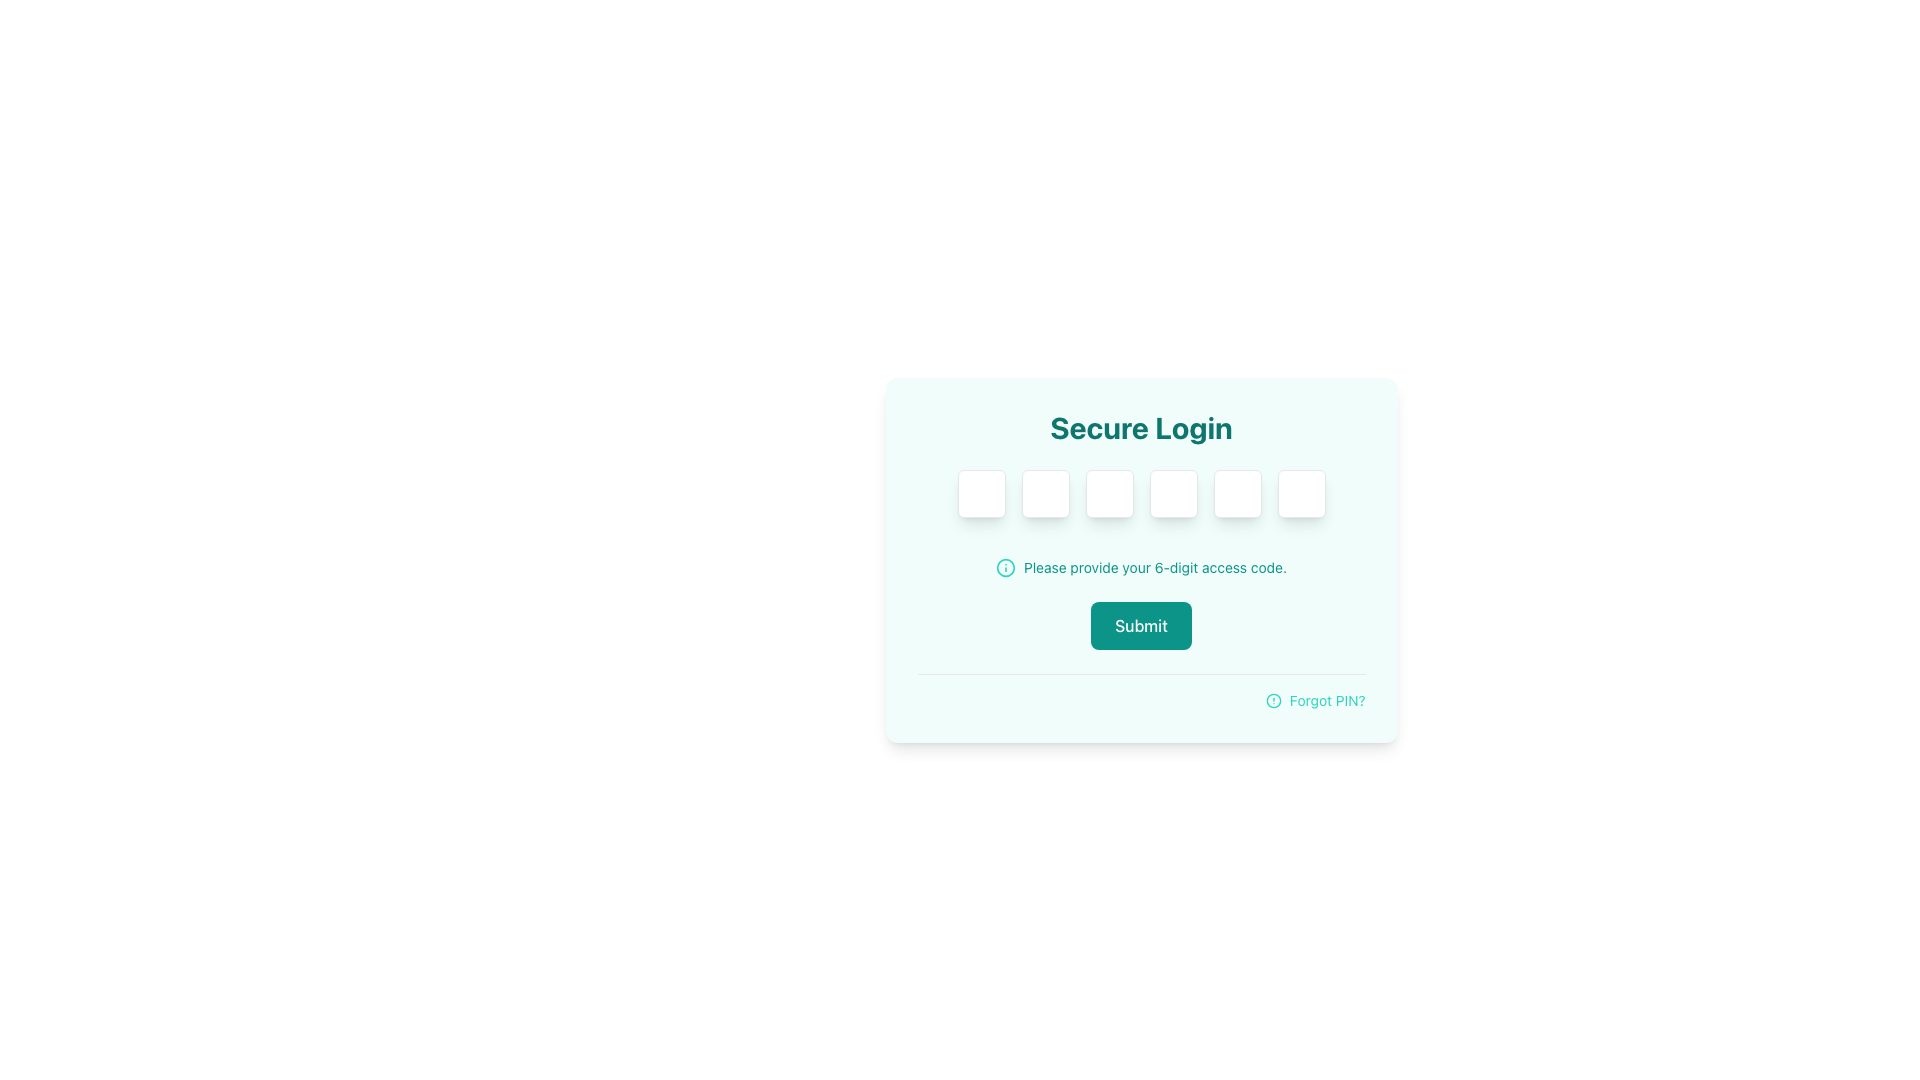  I want to click on the text label displaying 'Forgot PIN?' located in the bottom-right corner of the interface, adjacent to a circular alert icon, so click(1327, 700).